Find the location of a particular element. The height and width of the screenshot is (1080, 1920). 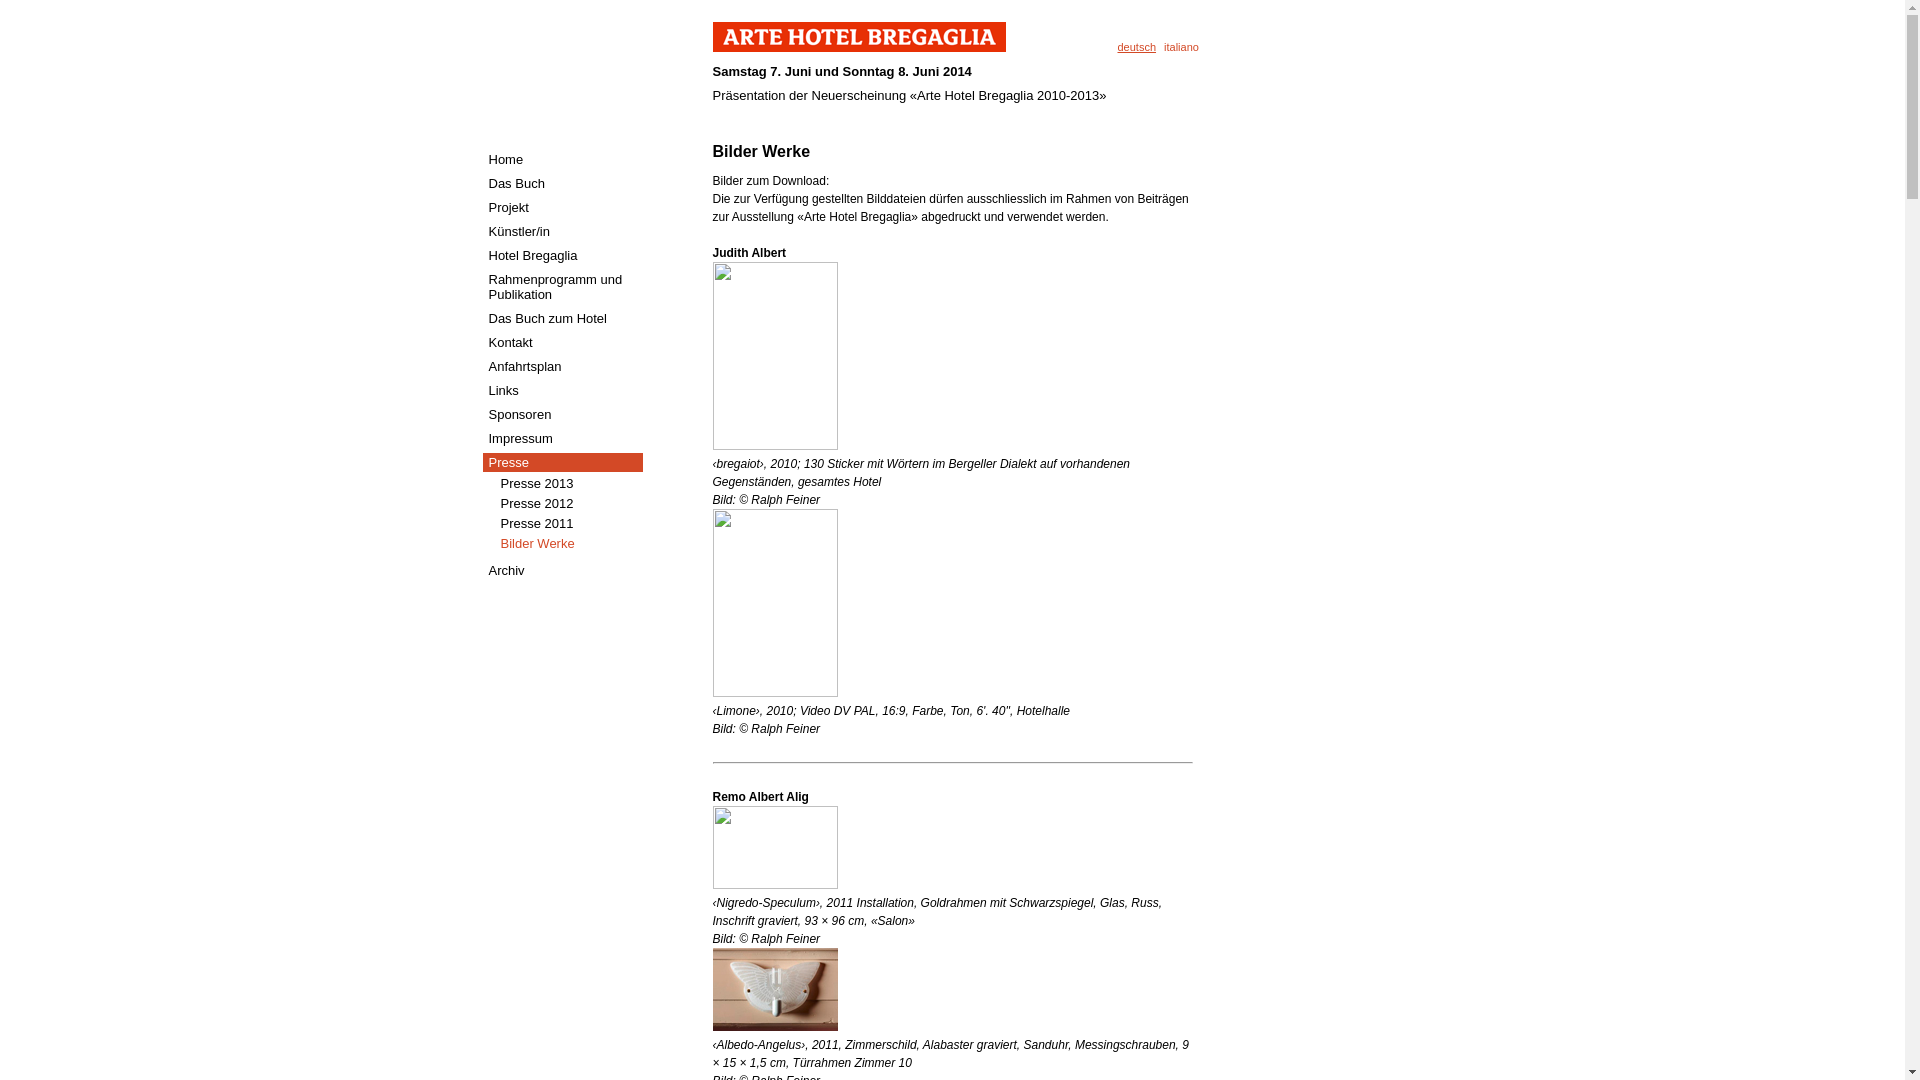

'deutsch' is located at coordinates (1137, 45).